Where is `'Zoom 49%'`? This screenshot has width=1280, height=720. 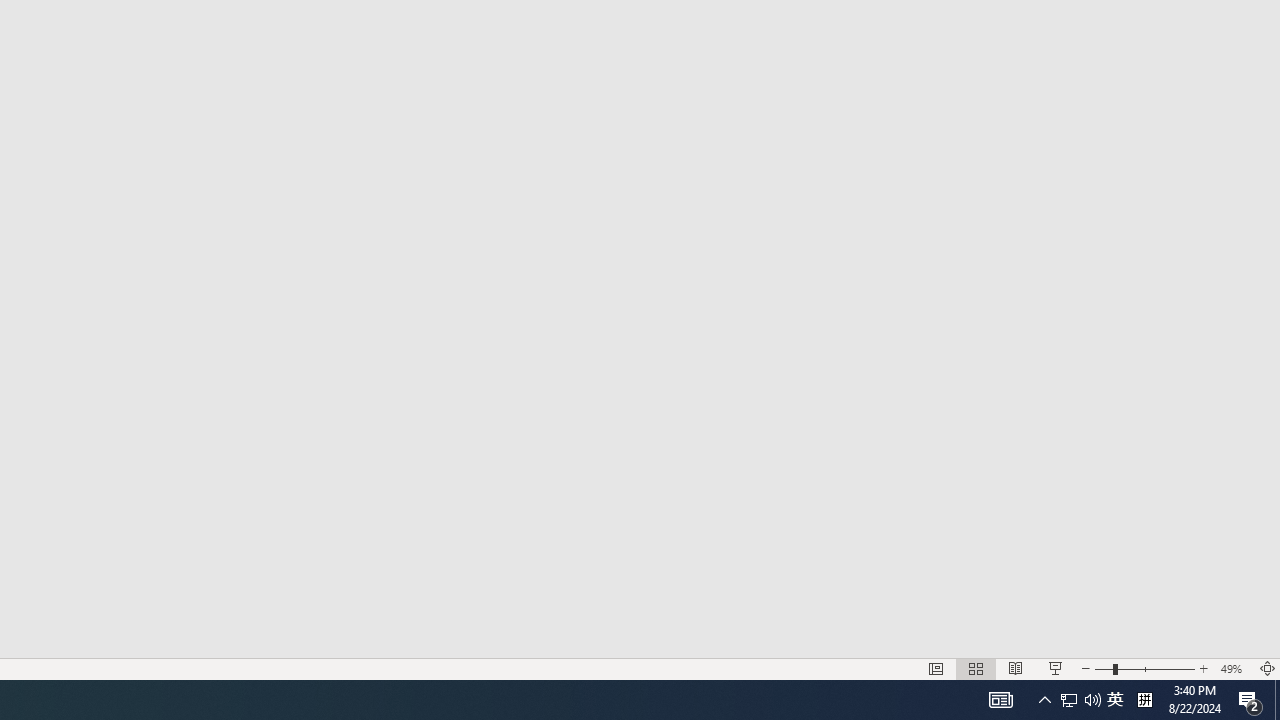 'Zoom 49%' is located at coordinates (1233, 669).